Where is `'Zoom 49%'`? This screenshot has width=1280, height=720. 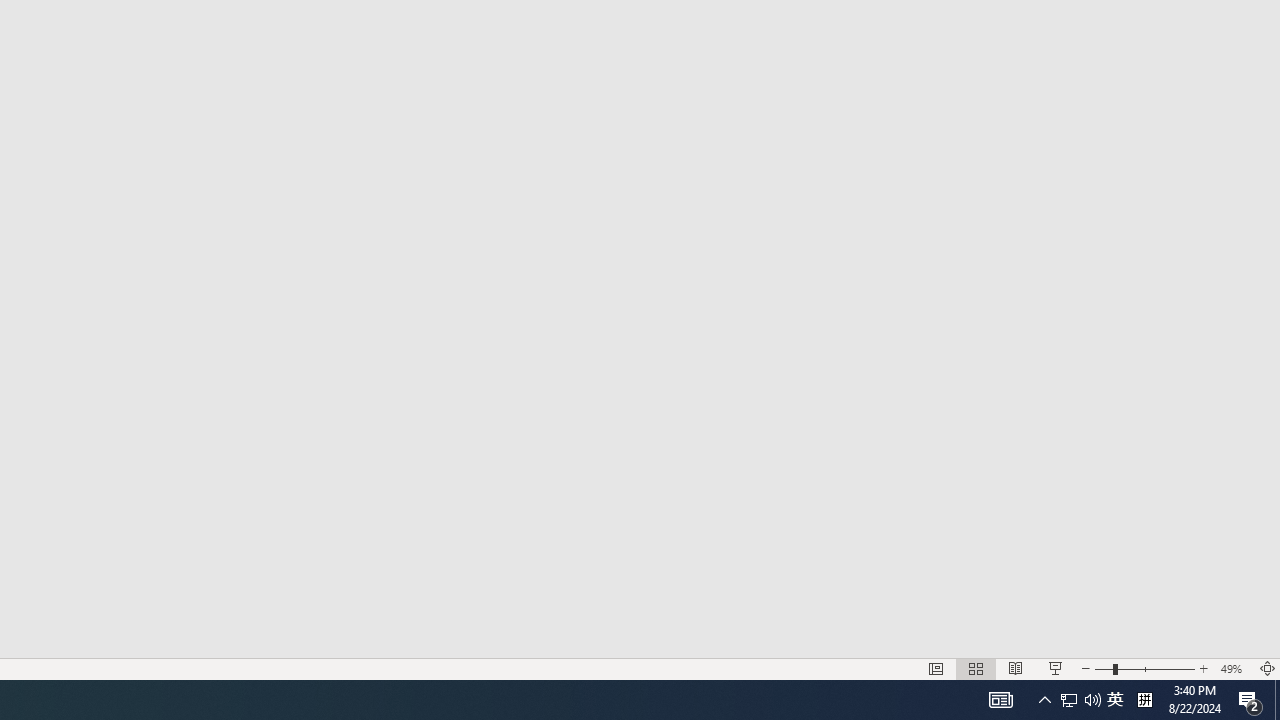 'Zoom 49%' is located at coordinates (1233, 669).